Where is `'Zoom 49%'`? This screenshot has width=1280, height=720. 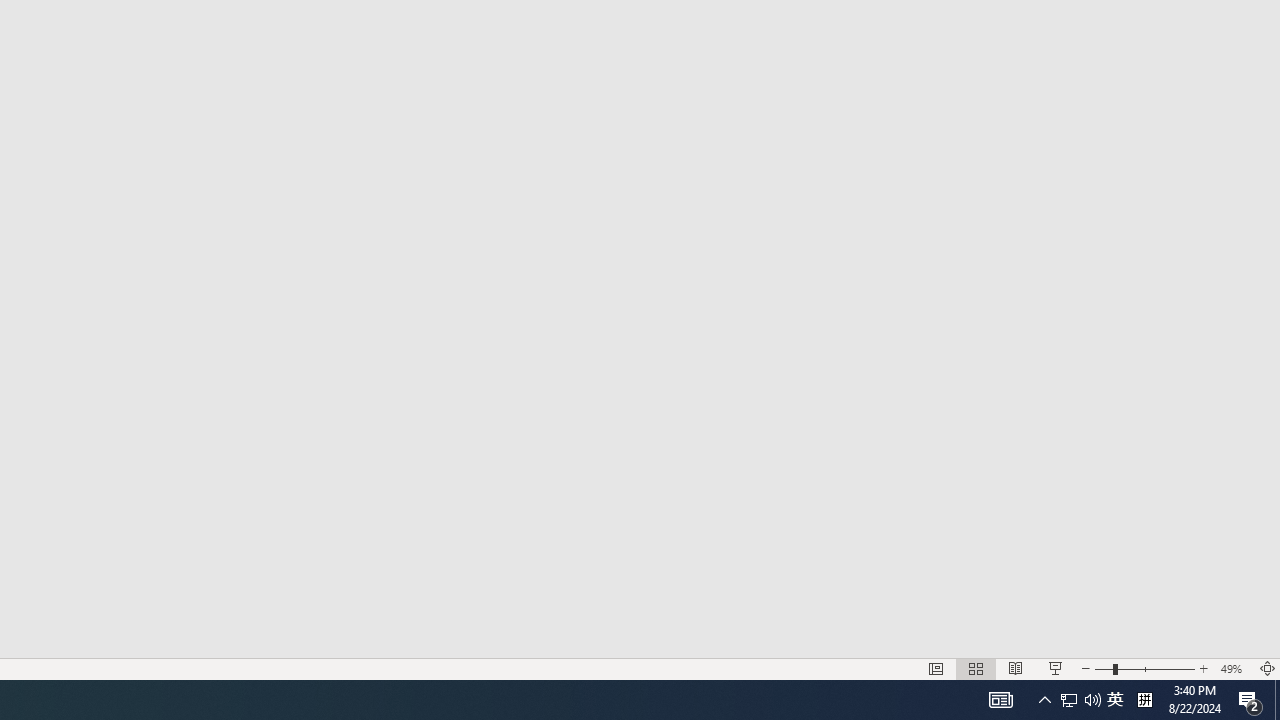 'Zoom 49%' is located at coordinates (1233, 669).